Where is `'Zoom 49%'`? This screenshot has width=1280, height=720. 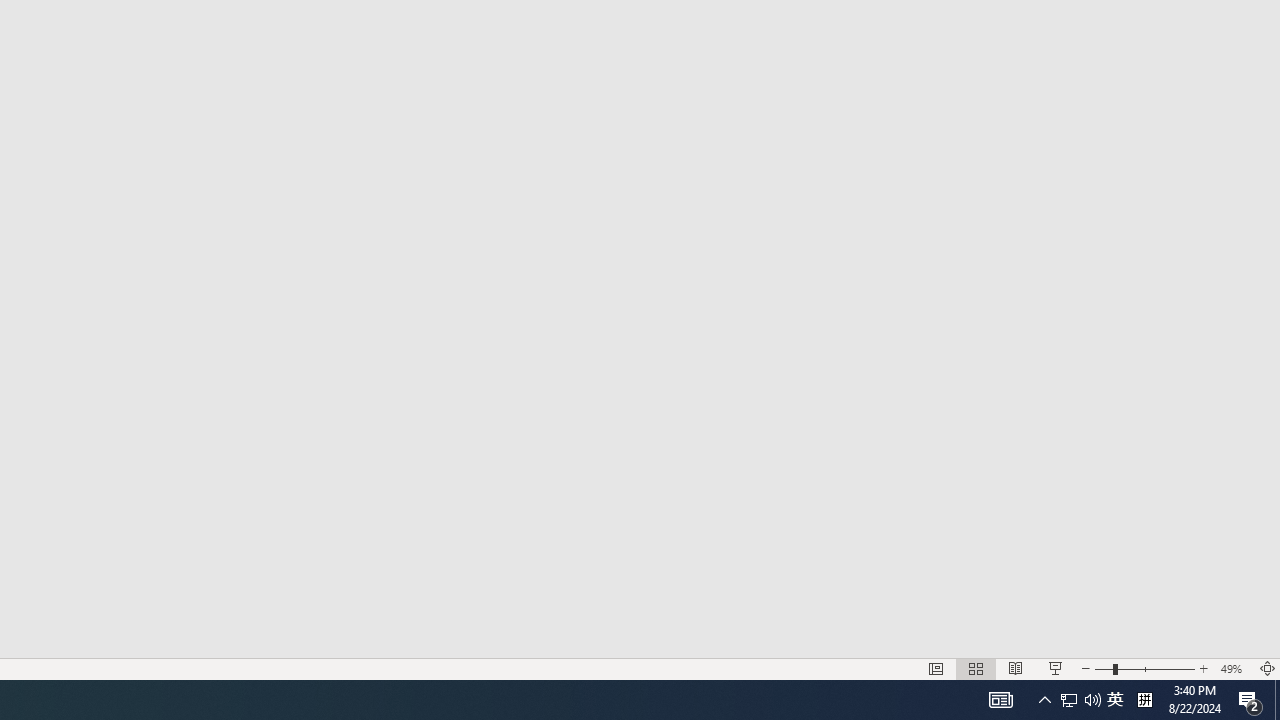 'Zoom 49%' is located at coordinates (1233, 669).